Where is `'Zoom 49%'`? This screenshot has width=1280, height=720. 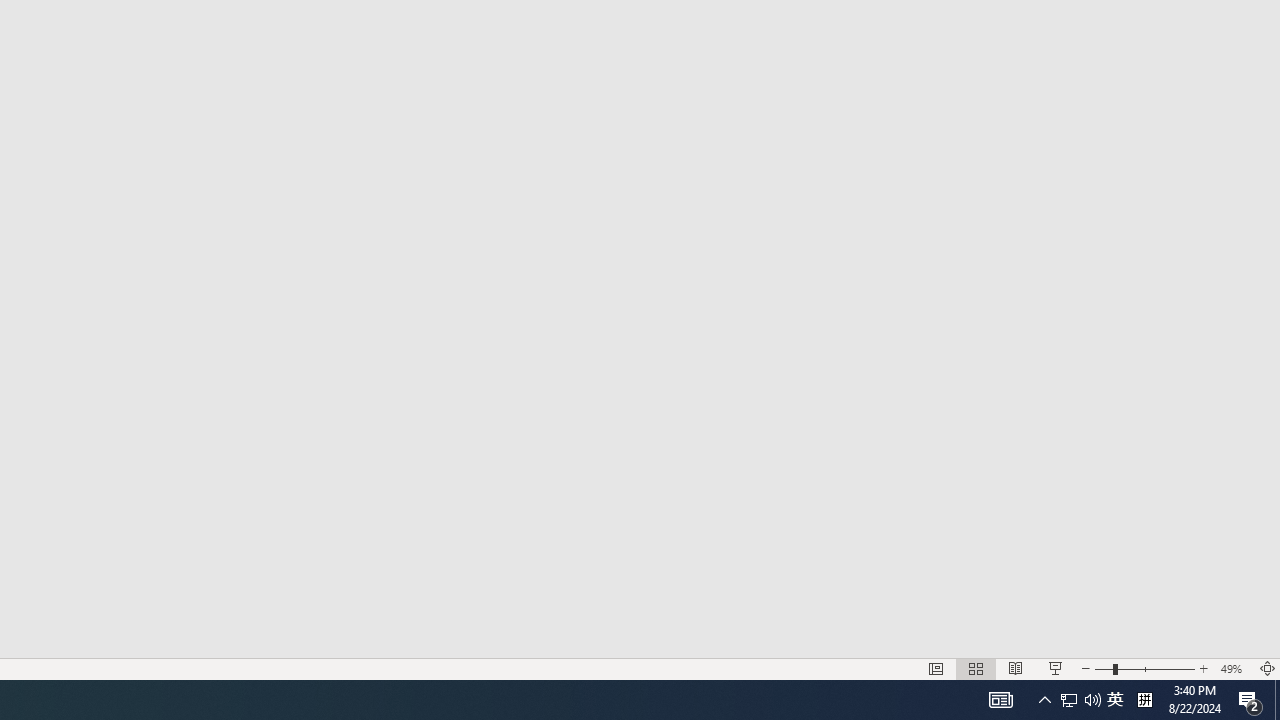 'Zoom 49%' is located at coordinates (1233, 669).